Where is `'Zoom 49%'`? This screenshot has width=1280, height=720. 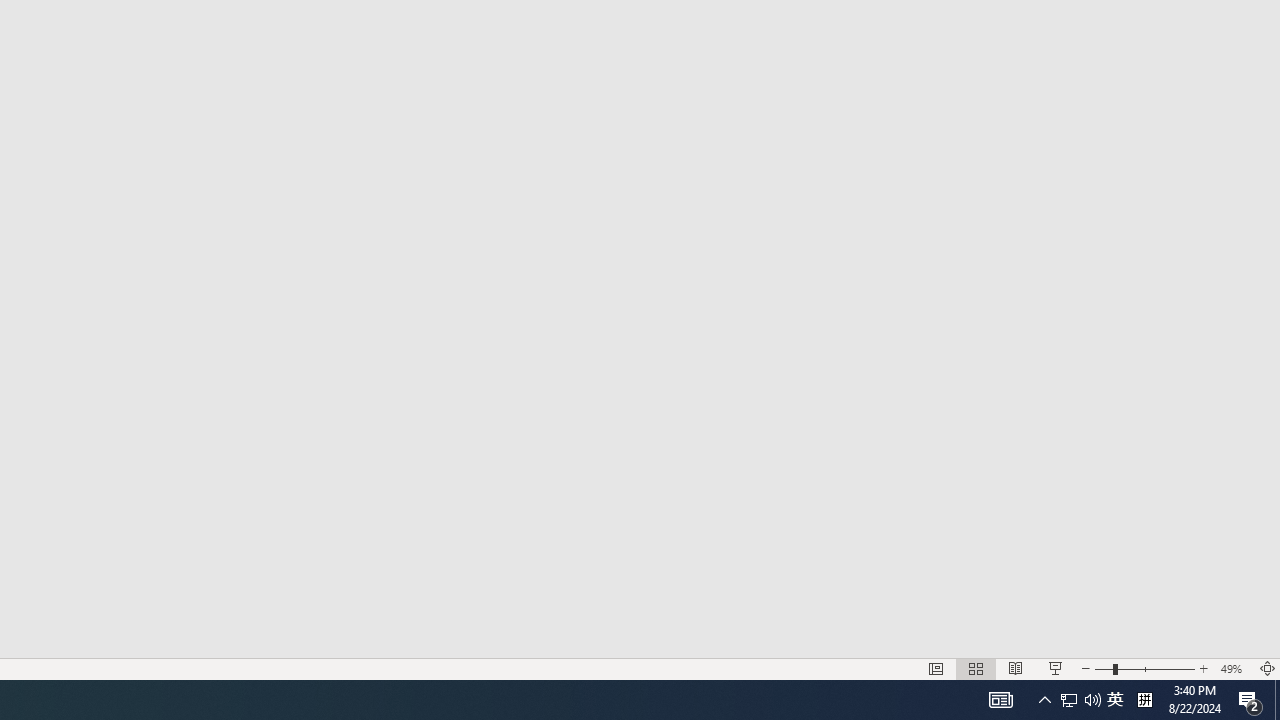 'Zoom 49%' is located at coordinates (1233, 669).